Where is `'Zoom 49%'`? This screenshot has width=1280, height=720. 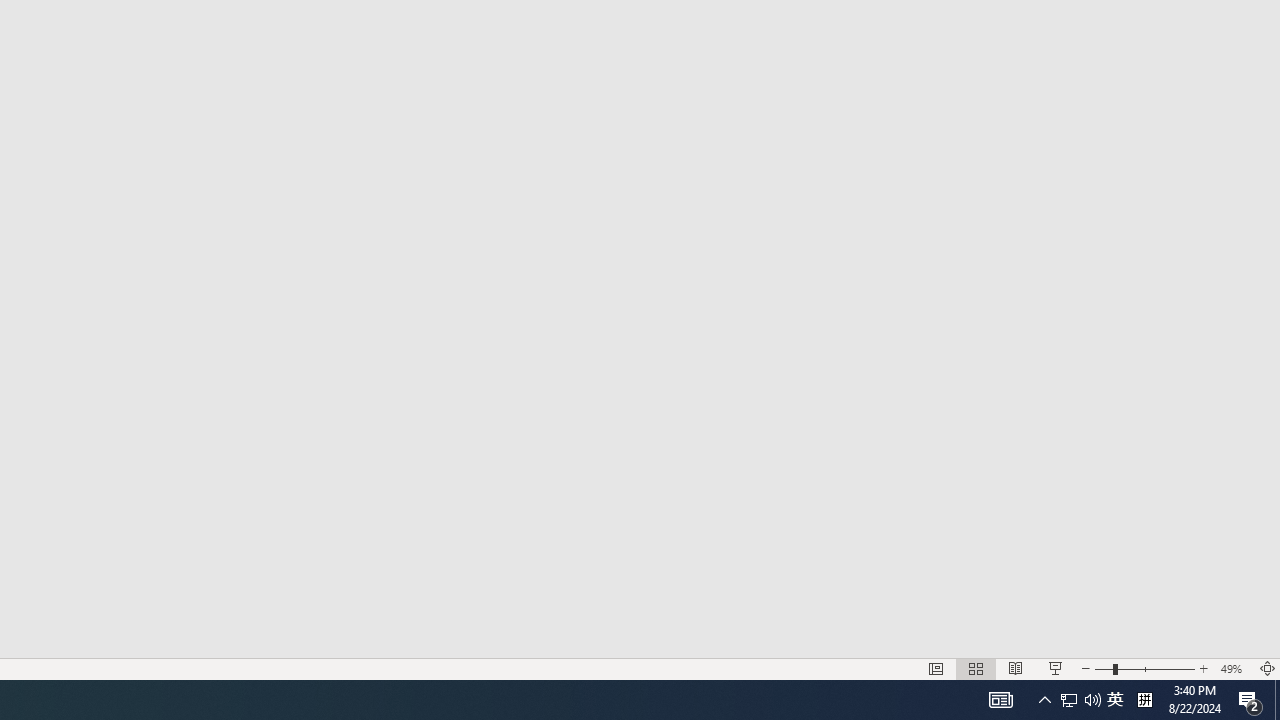 'Zoom 49%' is located at coordinates (1233, 669).